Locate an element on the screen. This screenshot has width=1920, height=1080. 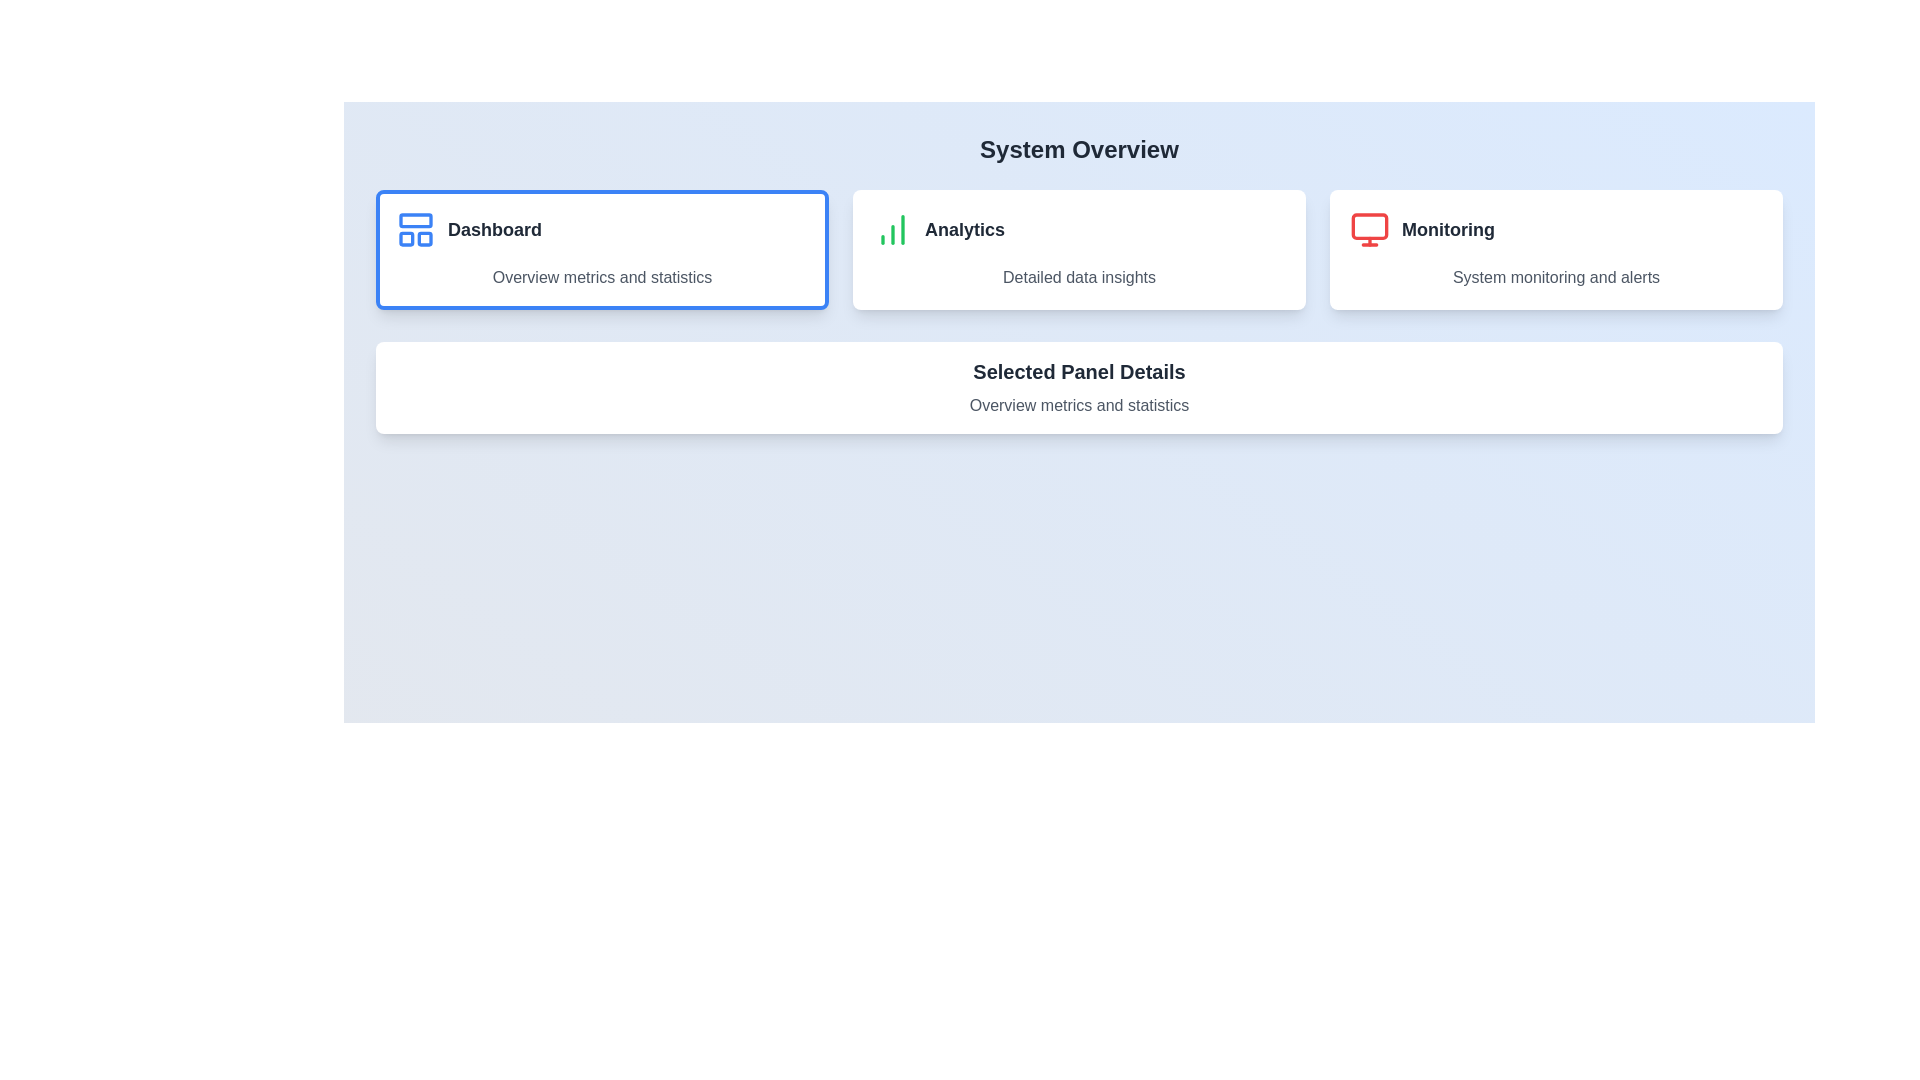
text content of the label displaying 'Monitoring', which is styled in bold, large font and positioned adjacent to a monitor icon within a card element is located at coordinates (1448, 229).